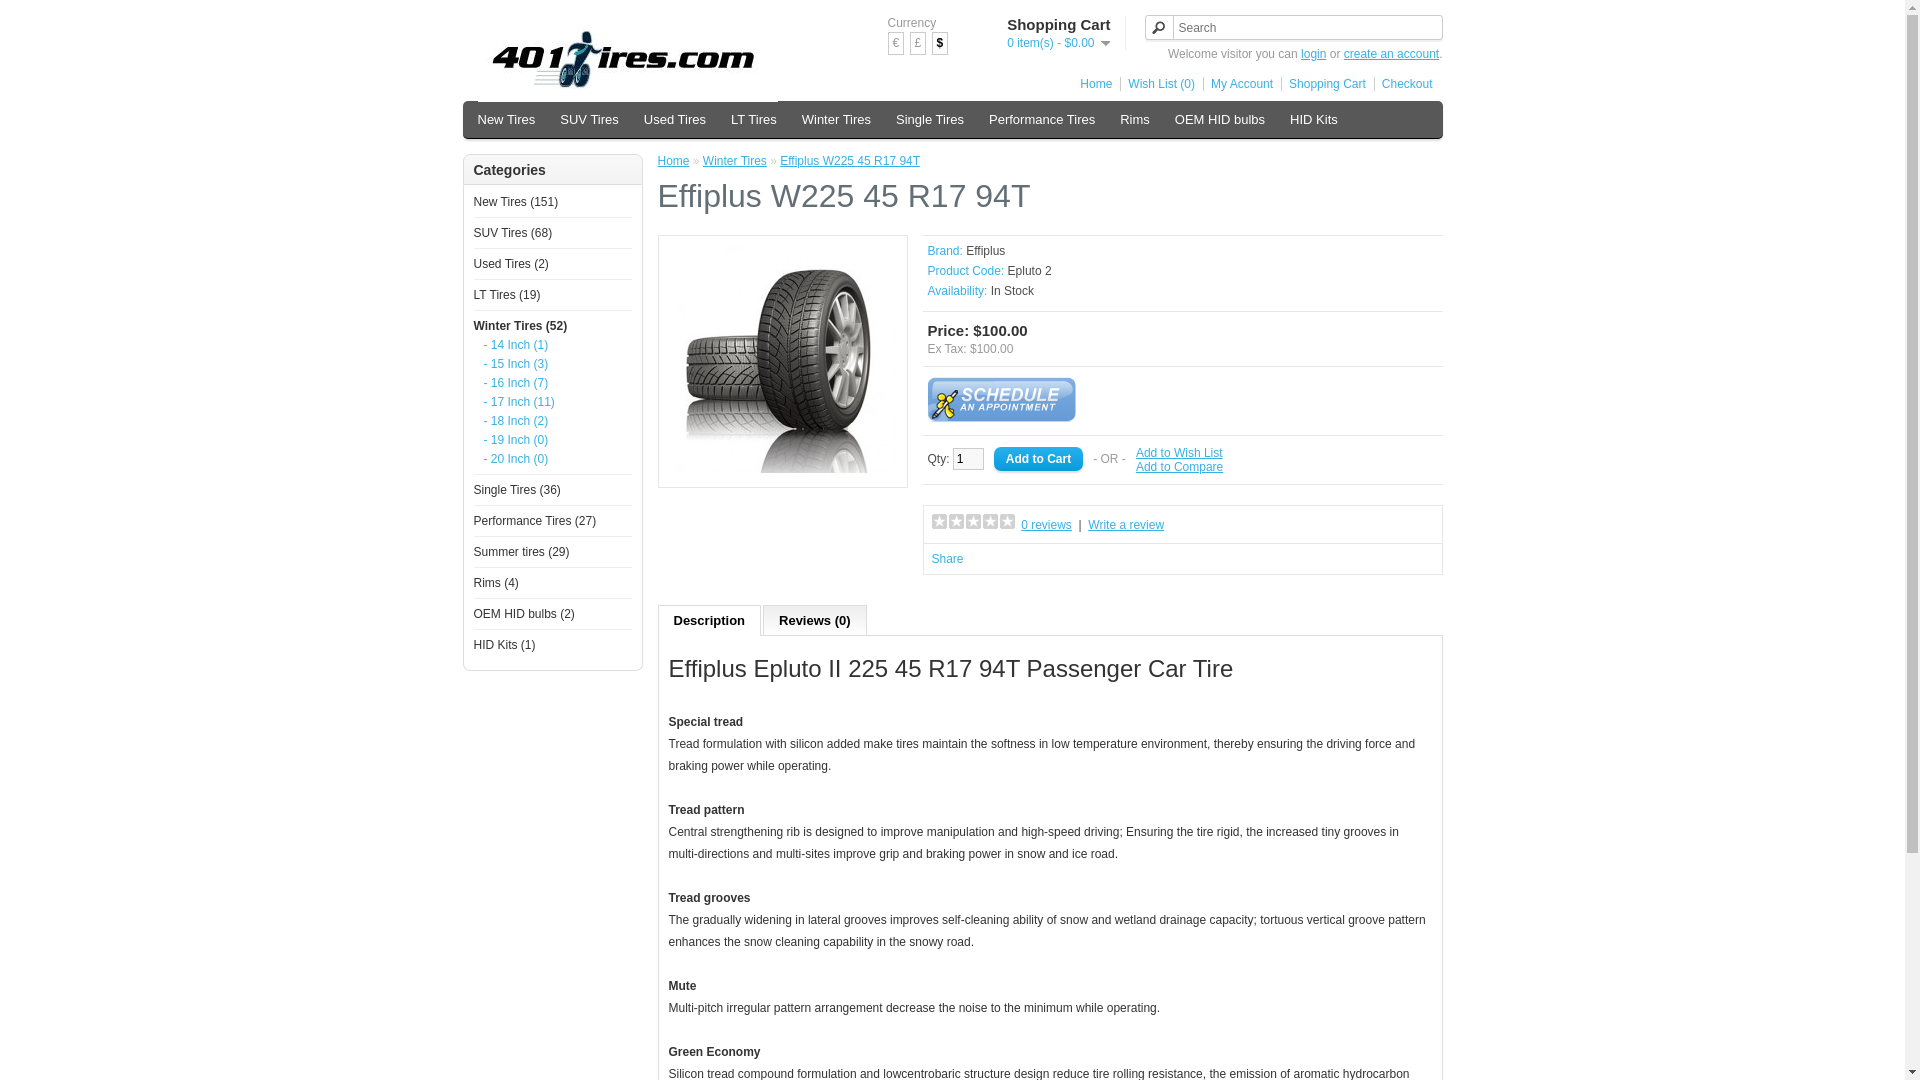  Describe the element at coordinates (1007, 42) in the screenshot. I see `'0 item(s) - $0.00'` at that location.